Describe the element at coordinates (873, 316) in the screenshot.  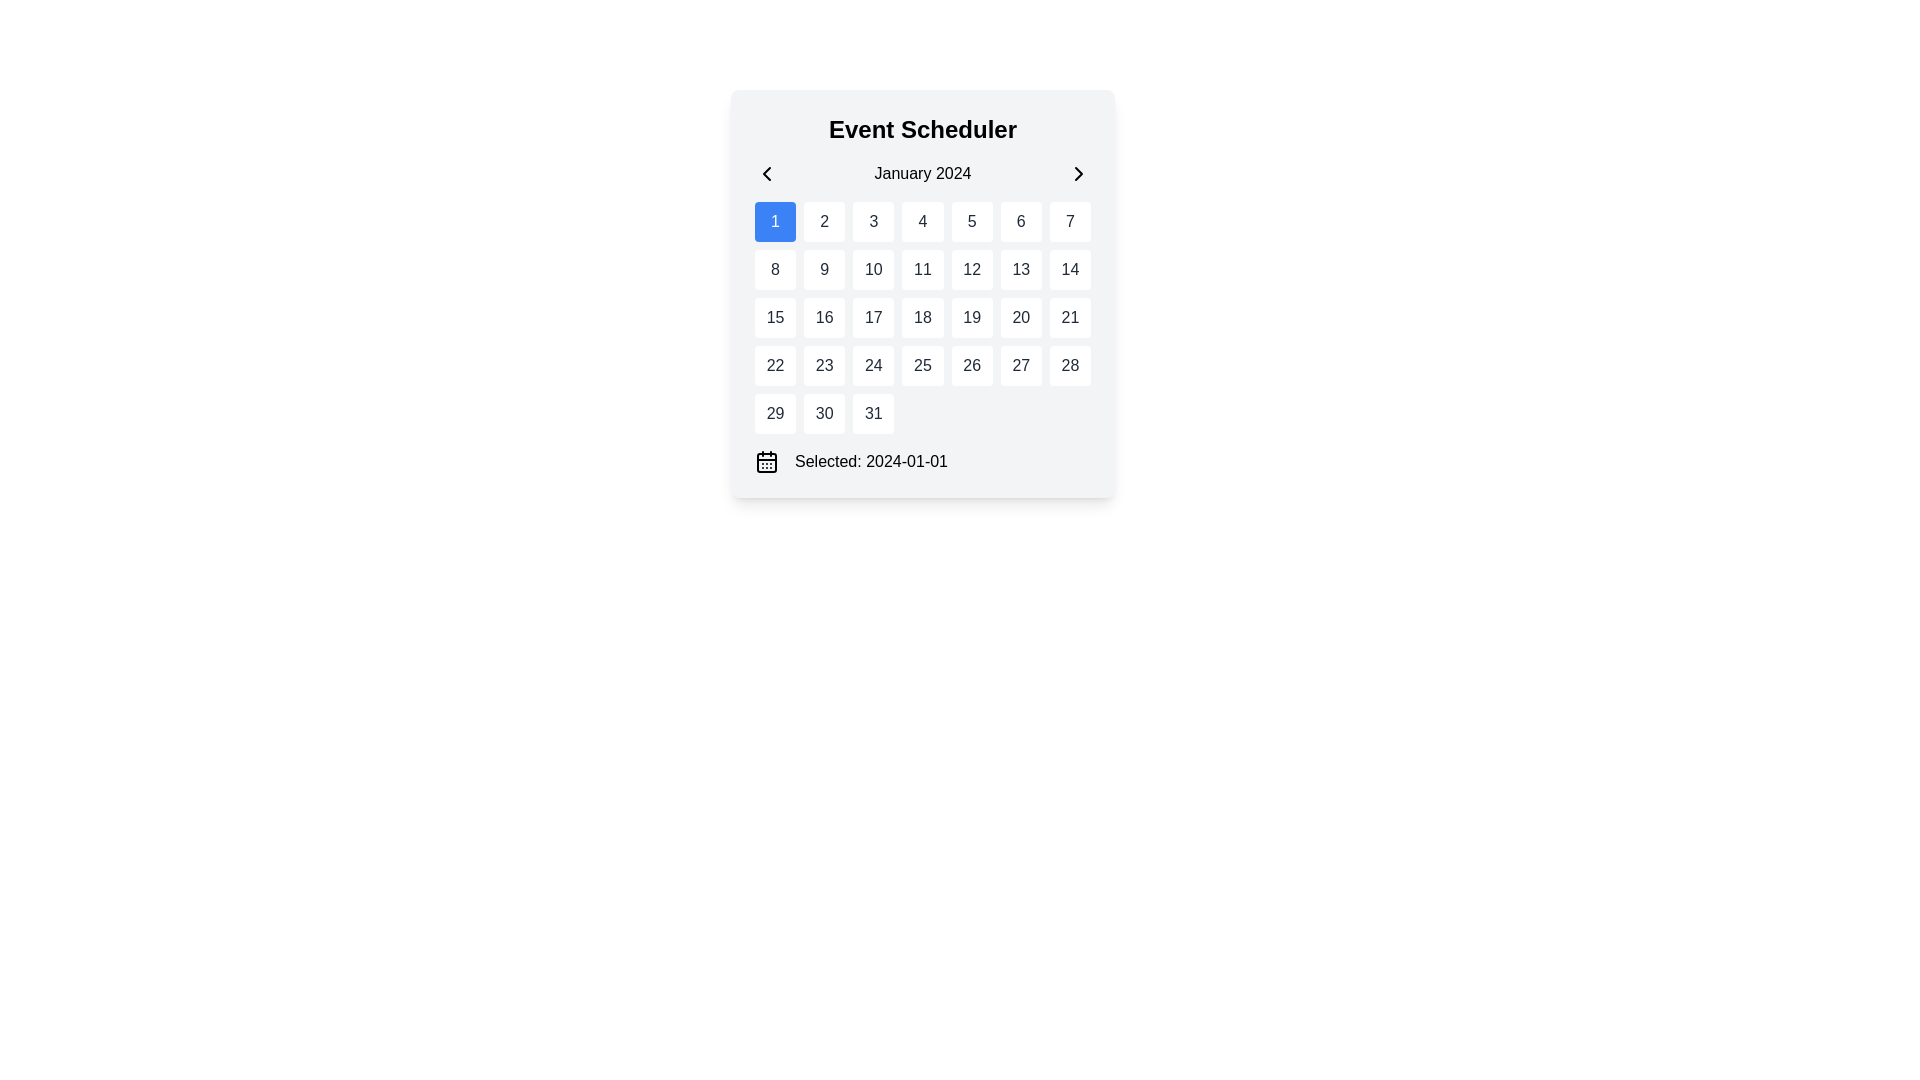
I see `the button-like calendar date representation displaying the number '17' located in the third row and third column of the calendar grid layout under 'Event Scheduler' for January 2024` at that location.